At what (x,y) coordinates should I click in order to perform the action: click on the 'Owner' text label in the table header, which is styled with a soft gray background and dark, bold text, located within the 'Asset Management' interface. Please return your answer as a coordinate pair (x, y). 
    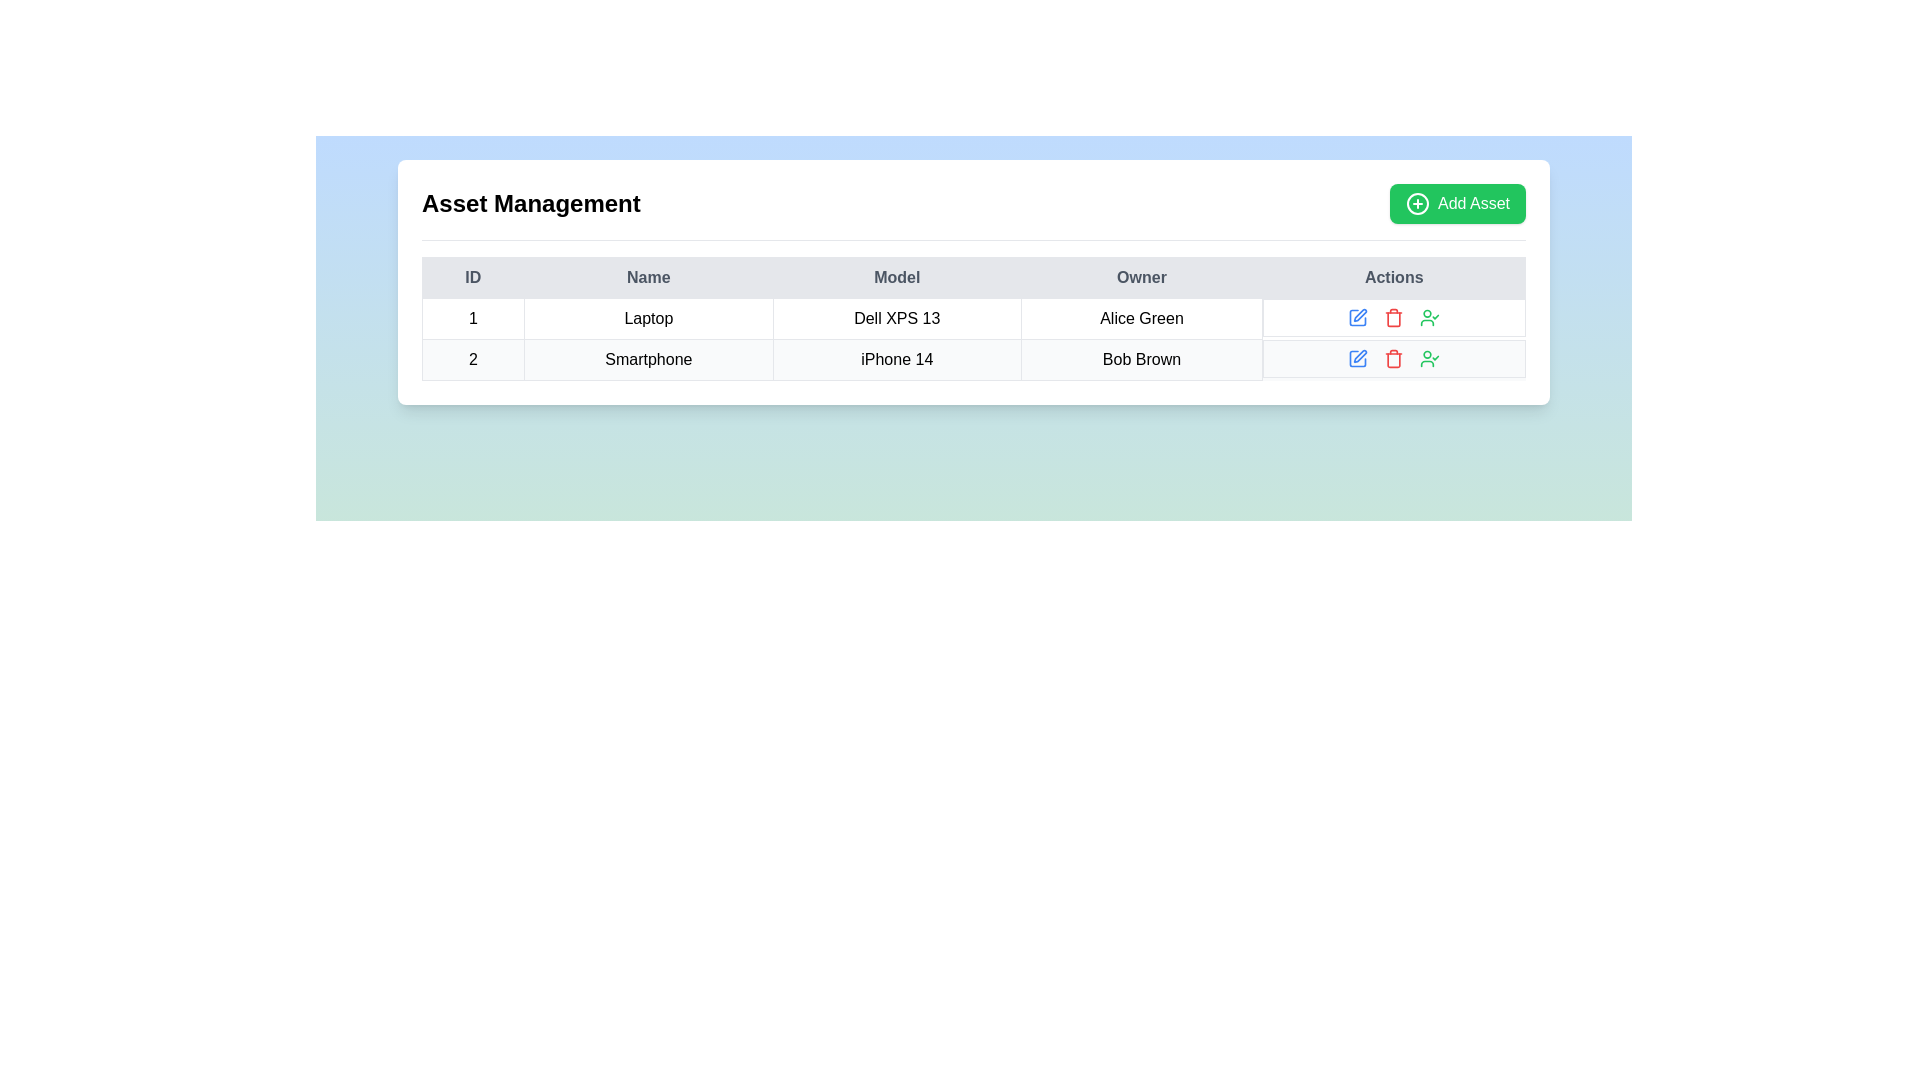
    Looking at the image, I should click on (1142, 277).